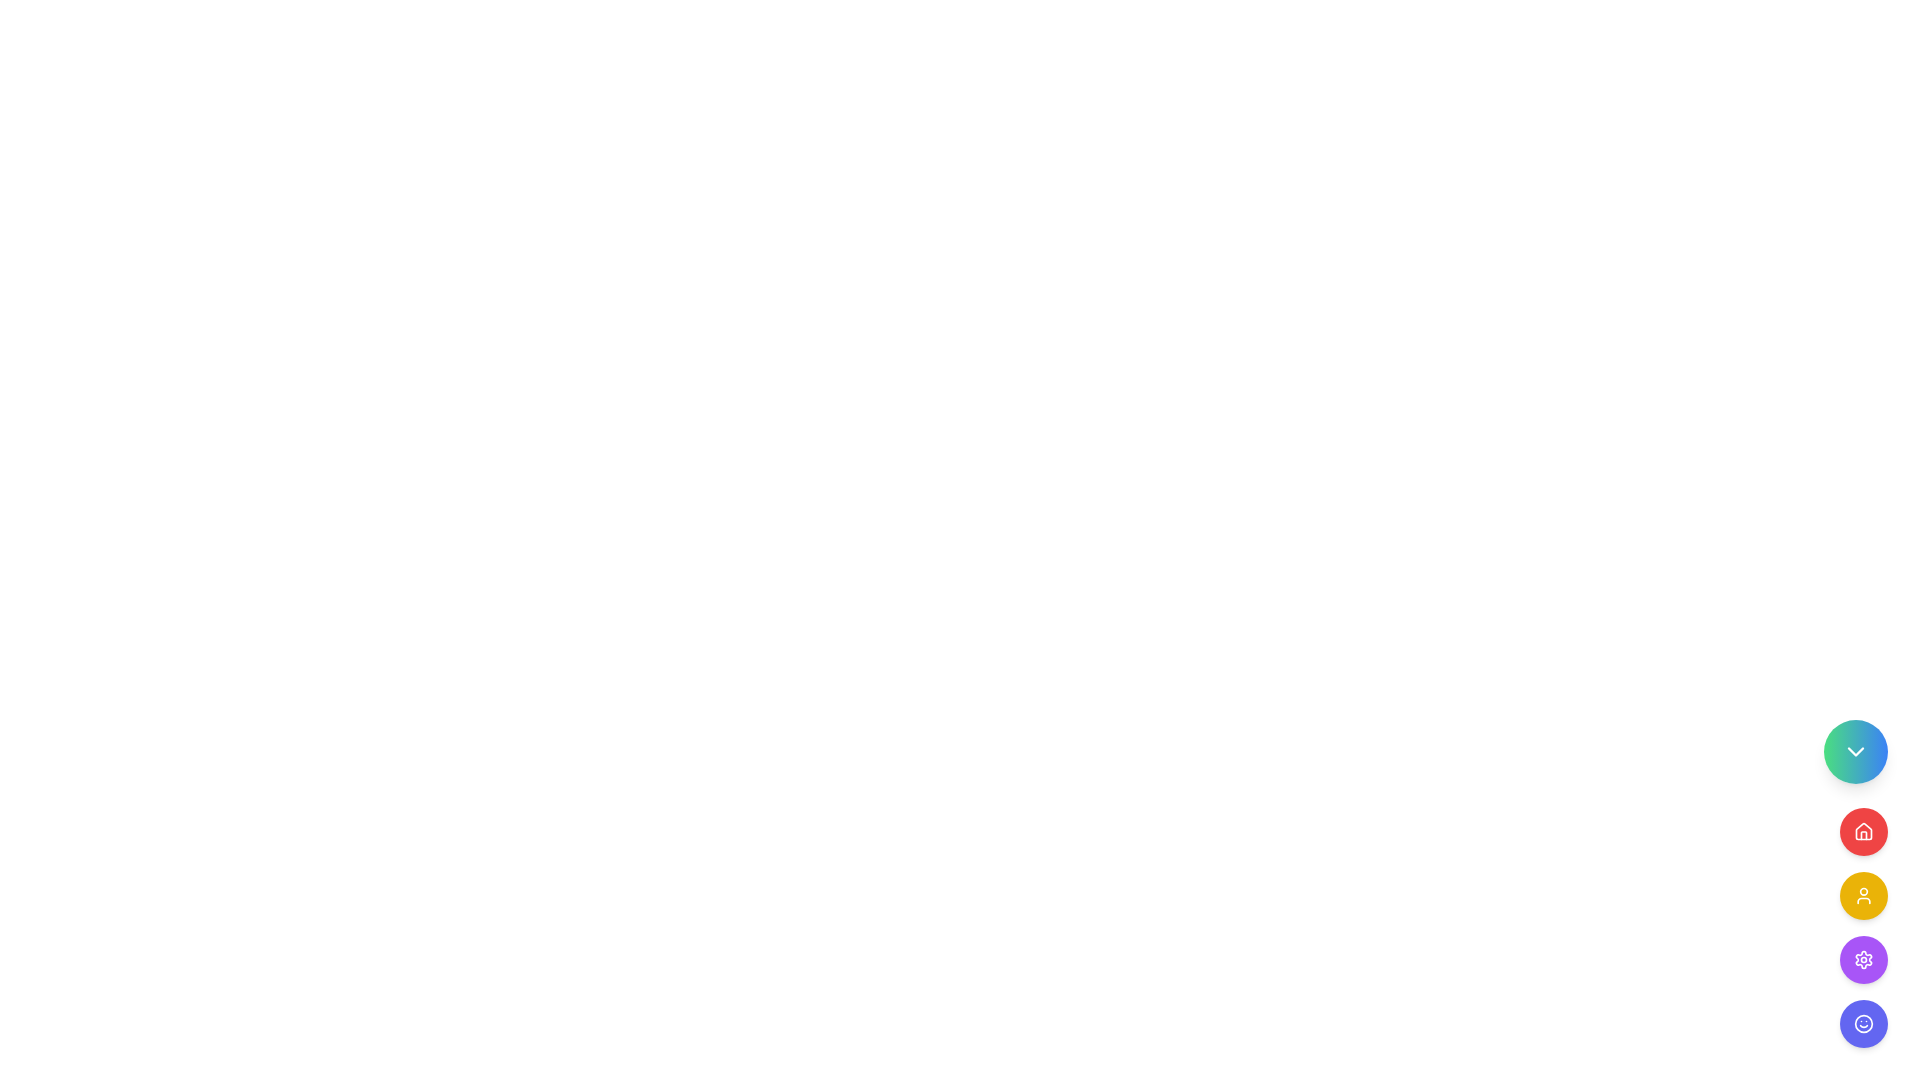  What do you see at coordinates (1862, 1023) in the screenshot?
I see `the smile icon located at the bottom of the vertical floating menu on the right side of the interface` at bounding box center [1862, 1023].